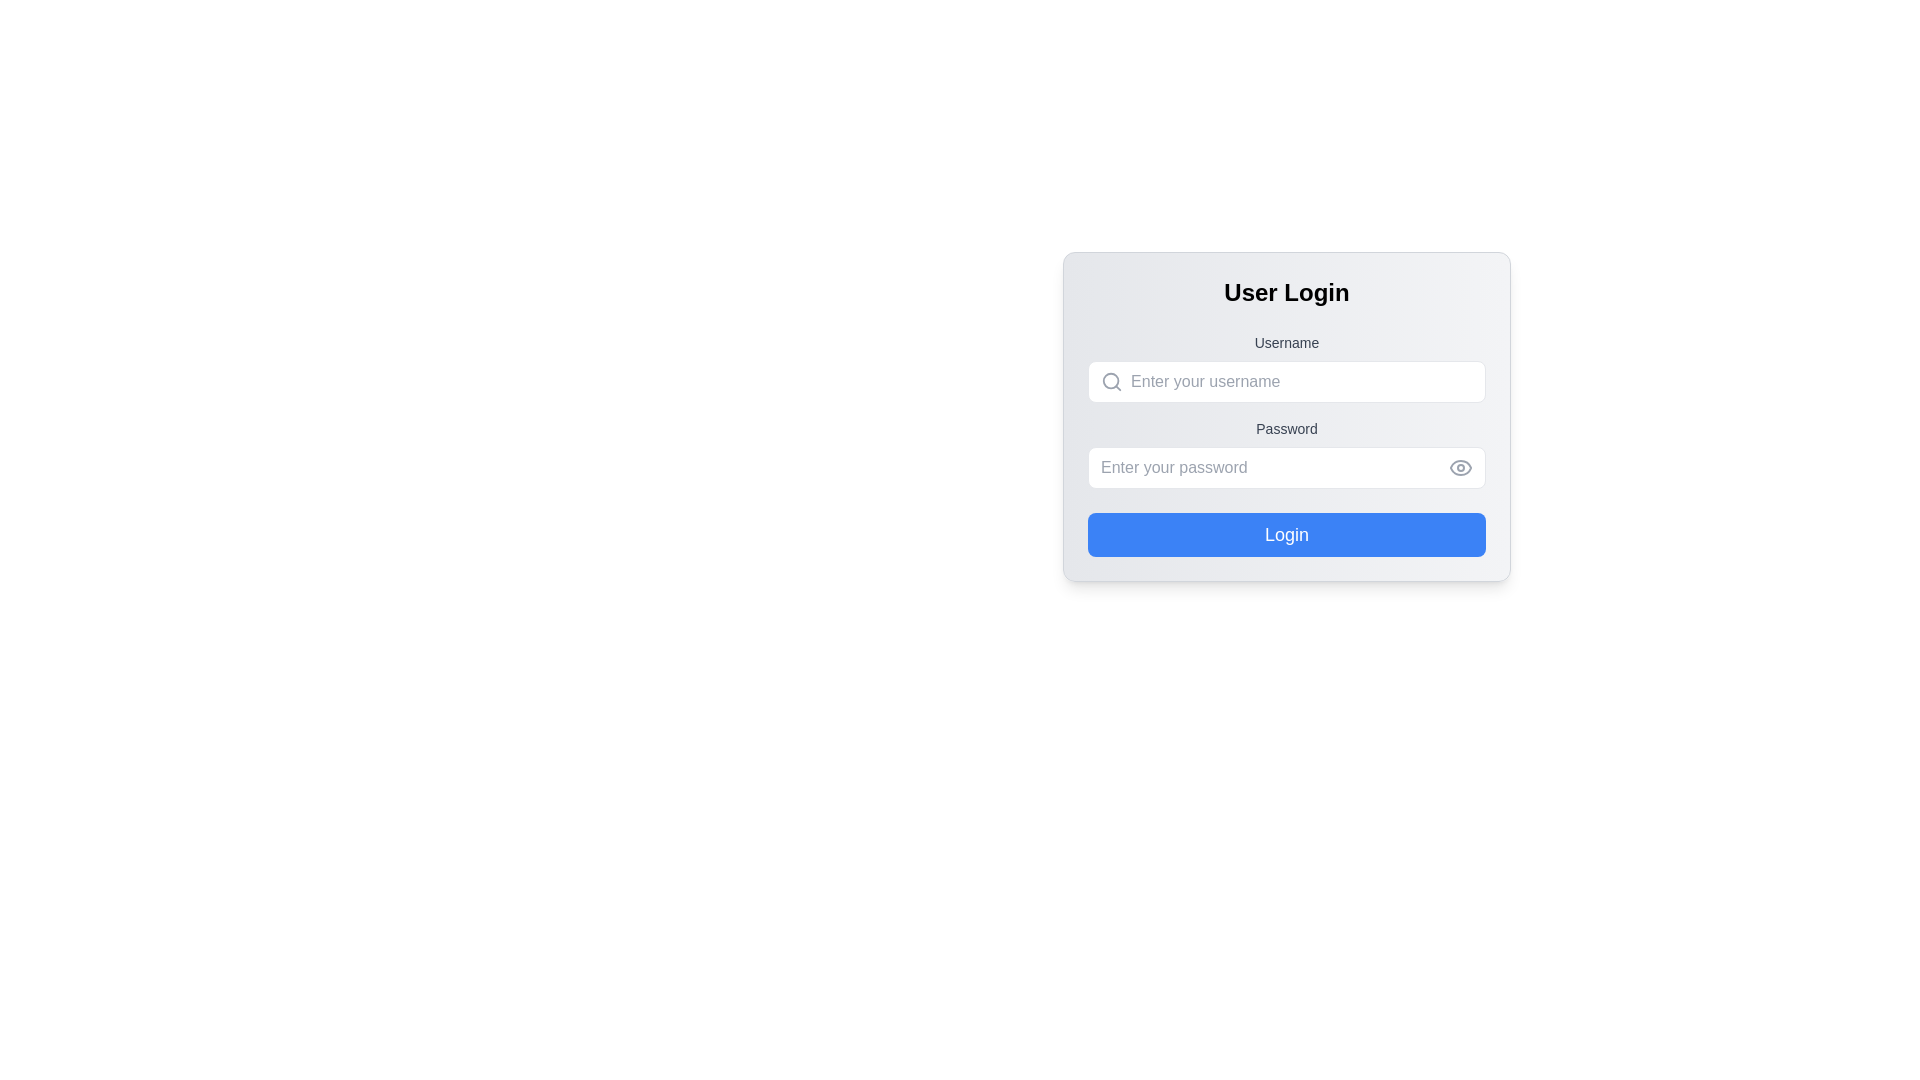 This screenshot has width=1920, height=1080. What do you see at coordinates (1286, 454) in the screenshot?
I see `the password input field located in the middle area of the login form, positioned directly below the Username input field and above the Login button` at bounding box center [1286, 454].